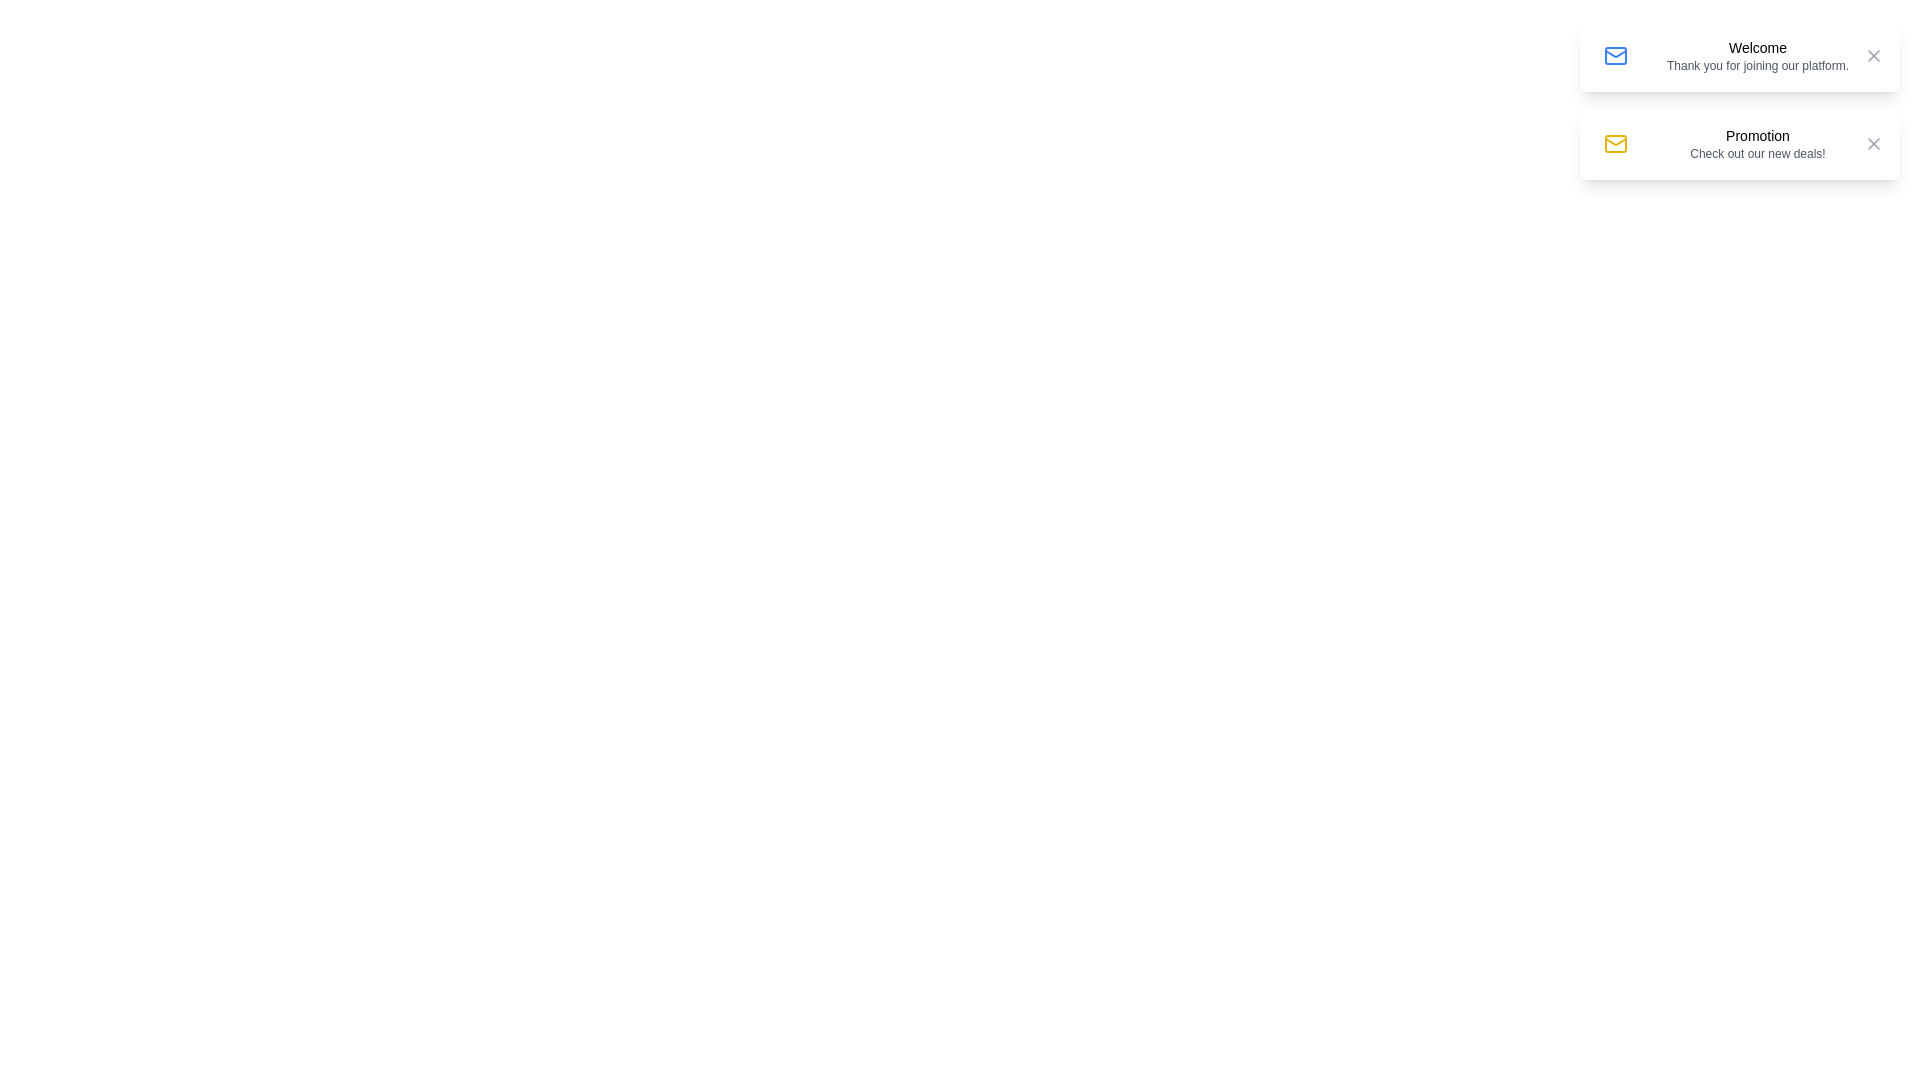  What do you see at coordinates (1872, 55) in the screenshot?
I see `the close button represented by the SVG line in the top-right corner of the 'Welcome' notification card` at bounding box center [1872, 55].